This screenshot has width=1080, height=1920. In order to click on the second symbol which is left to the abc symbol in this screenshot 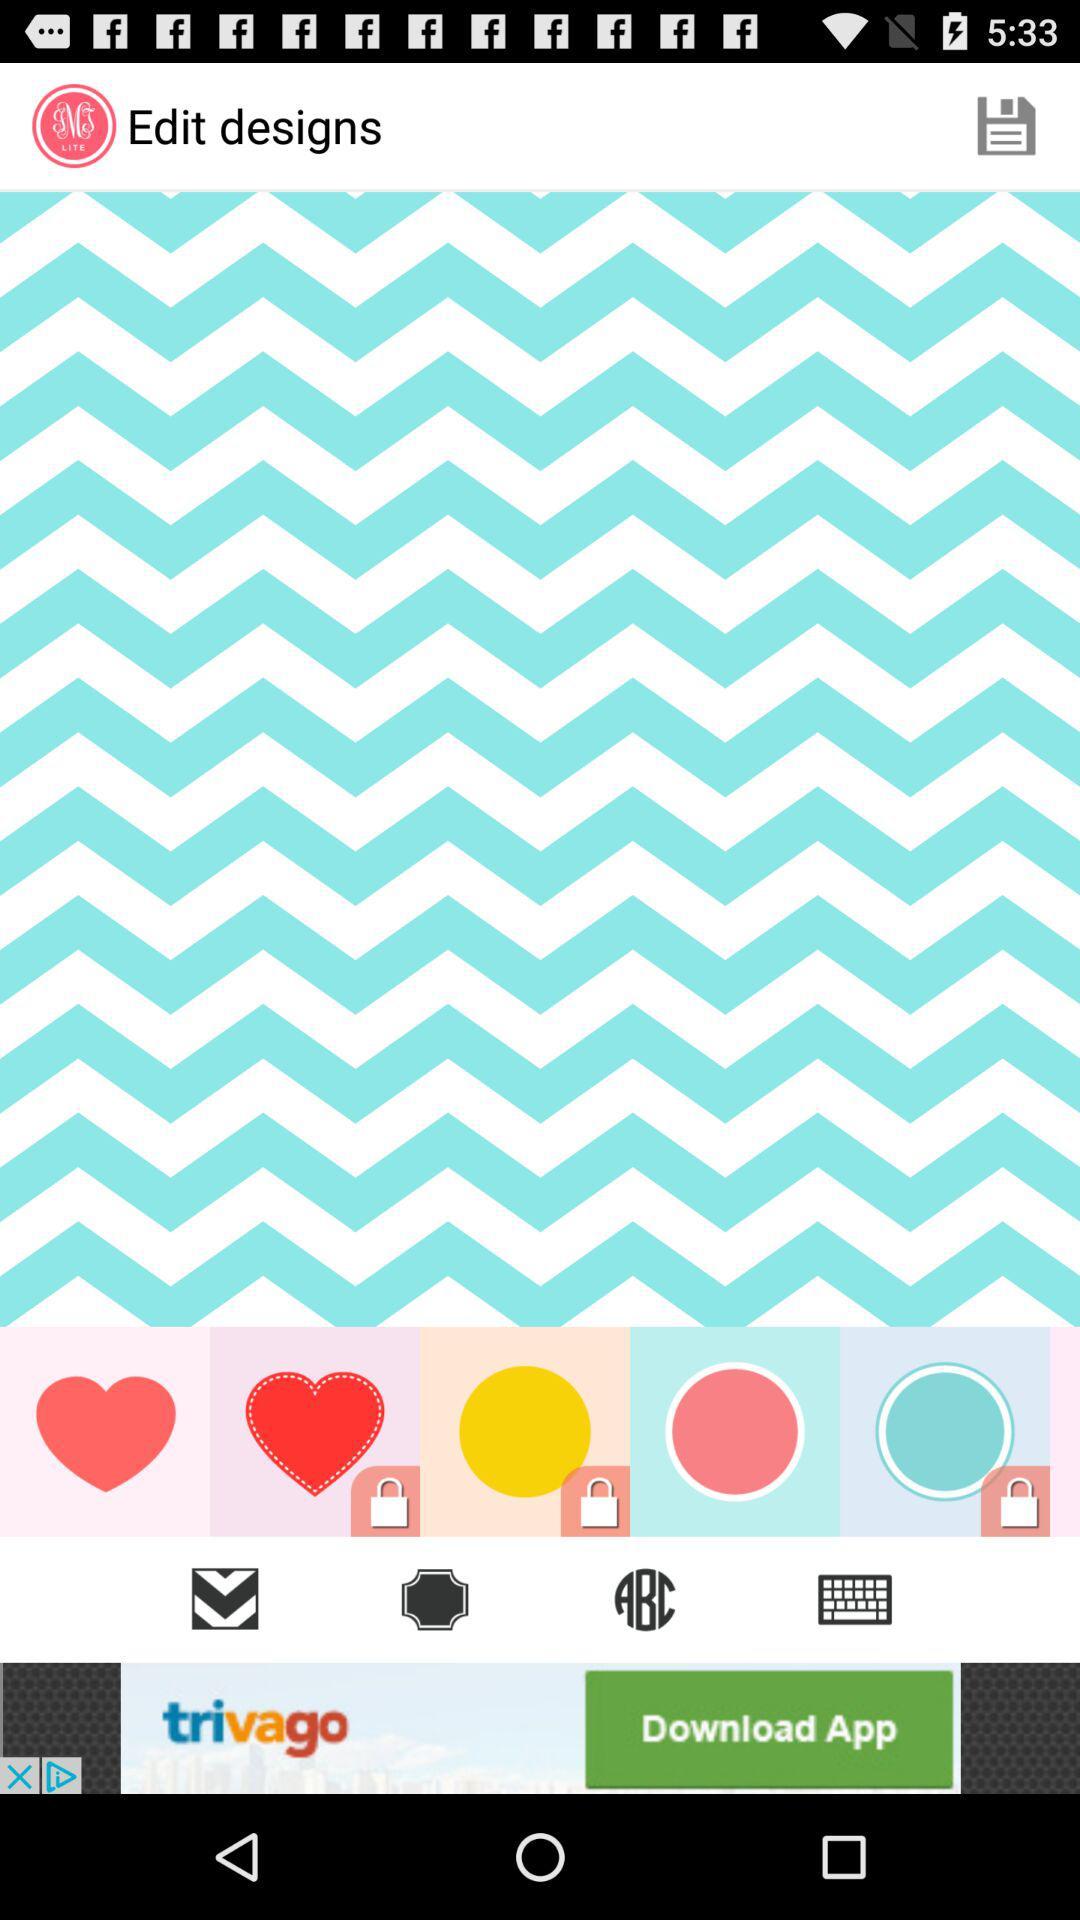, I will do `click(434, 1598)`.